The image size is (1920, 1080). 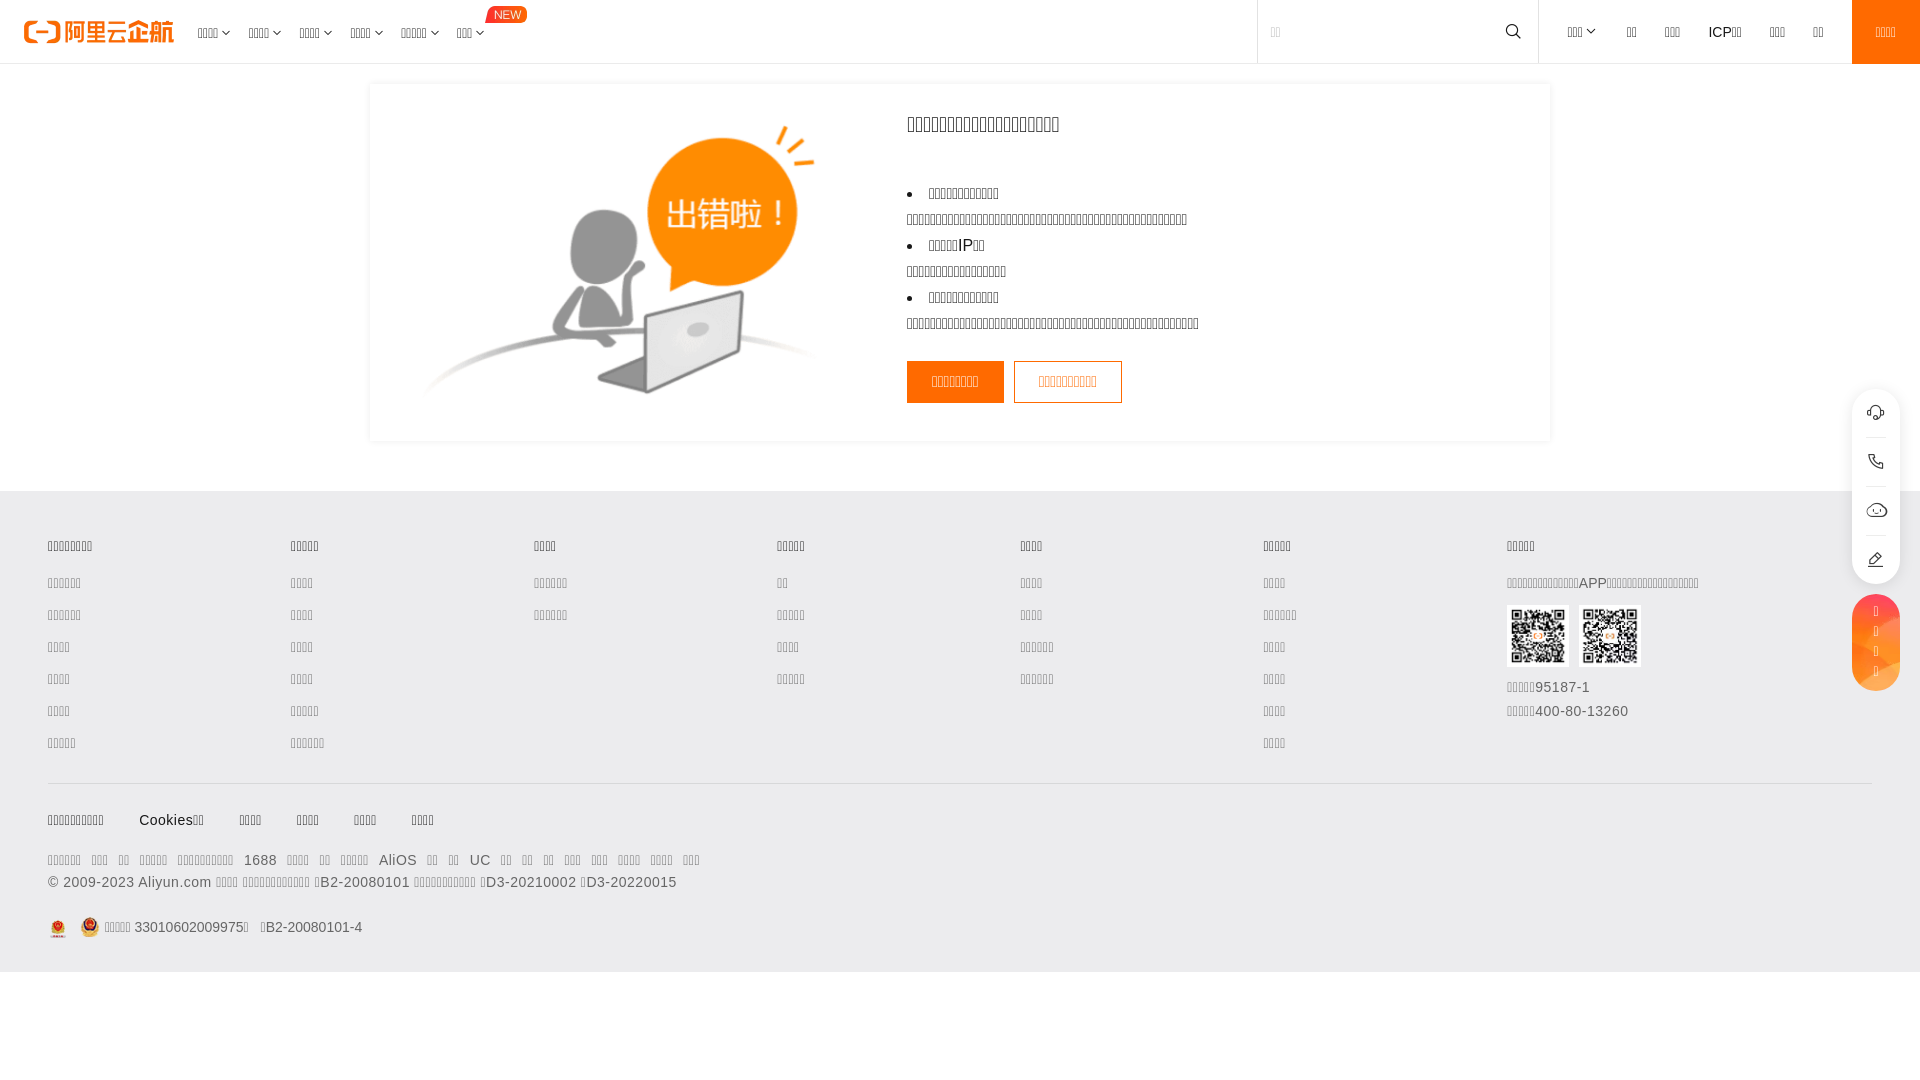 What do you see at coordinates (398, 859) in the screenshot?
I see `'AliOS'` at bounding box center [398, 859].